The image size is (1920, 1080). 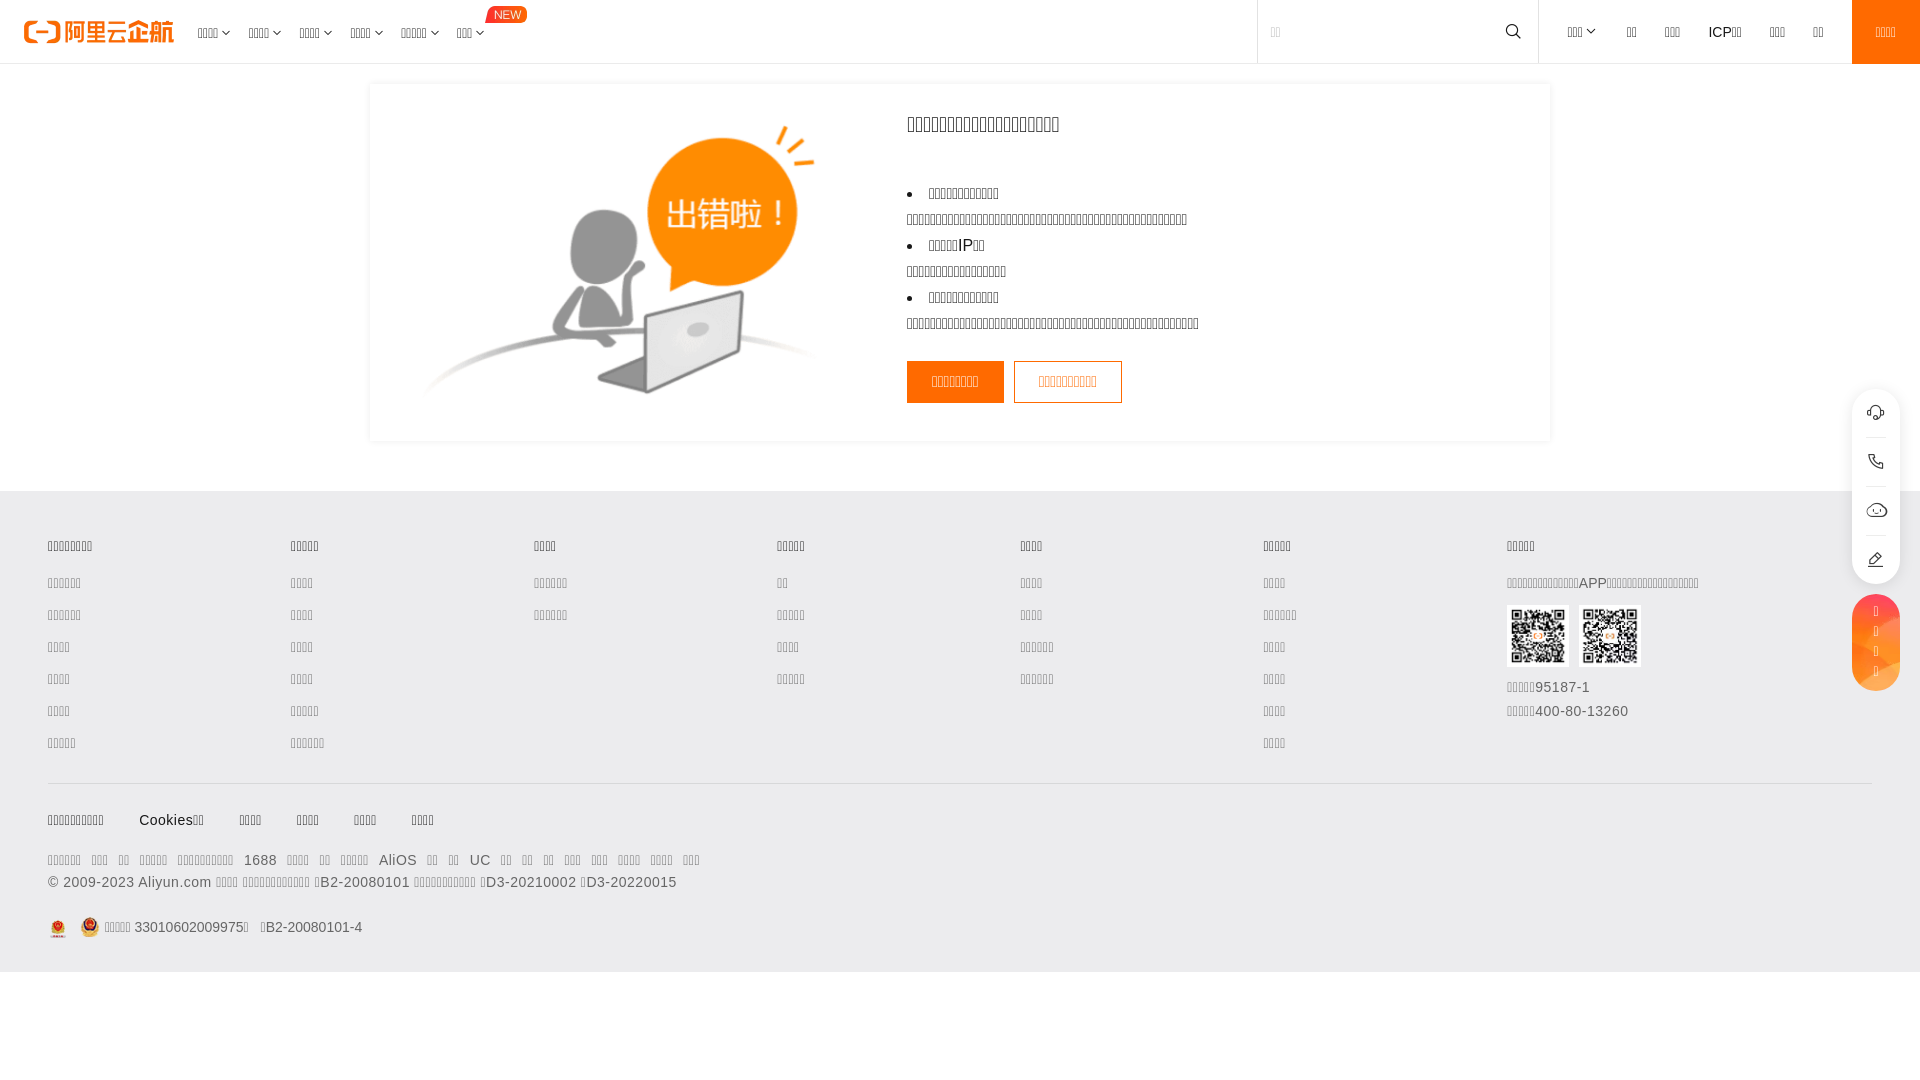 What do you see at coordinates (398, 859) in the screenshot?
I see `'AliOS'` at bounding box center [398, 859].